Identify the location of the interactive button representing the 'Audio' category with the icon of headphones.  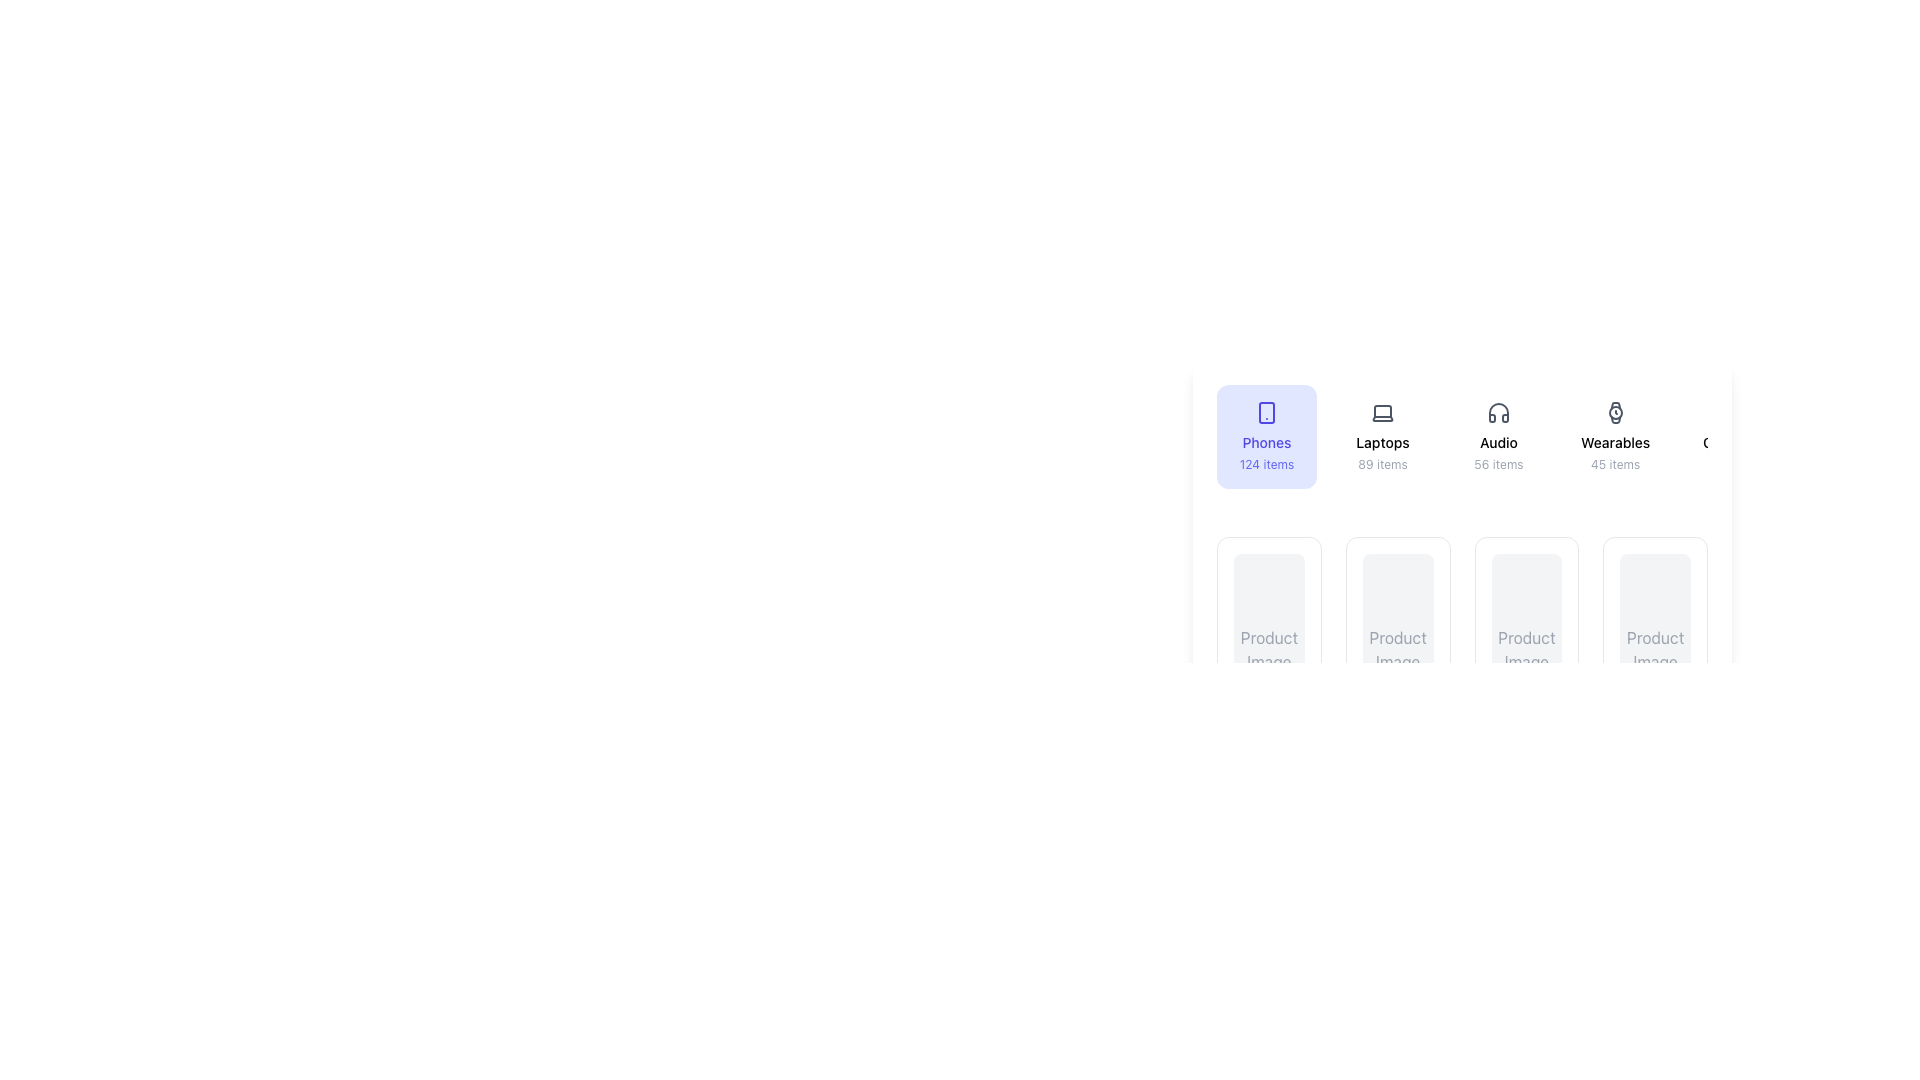
(1498, 435).